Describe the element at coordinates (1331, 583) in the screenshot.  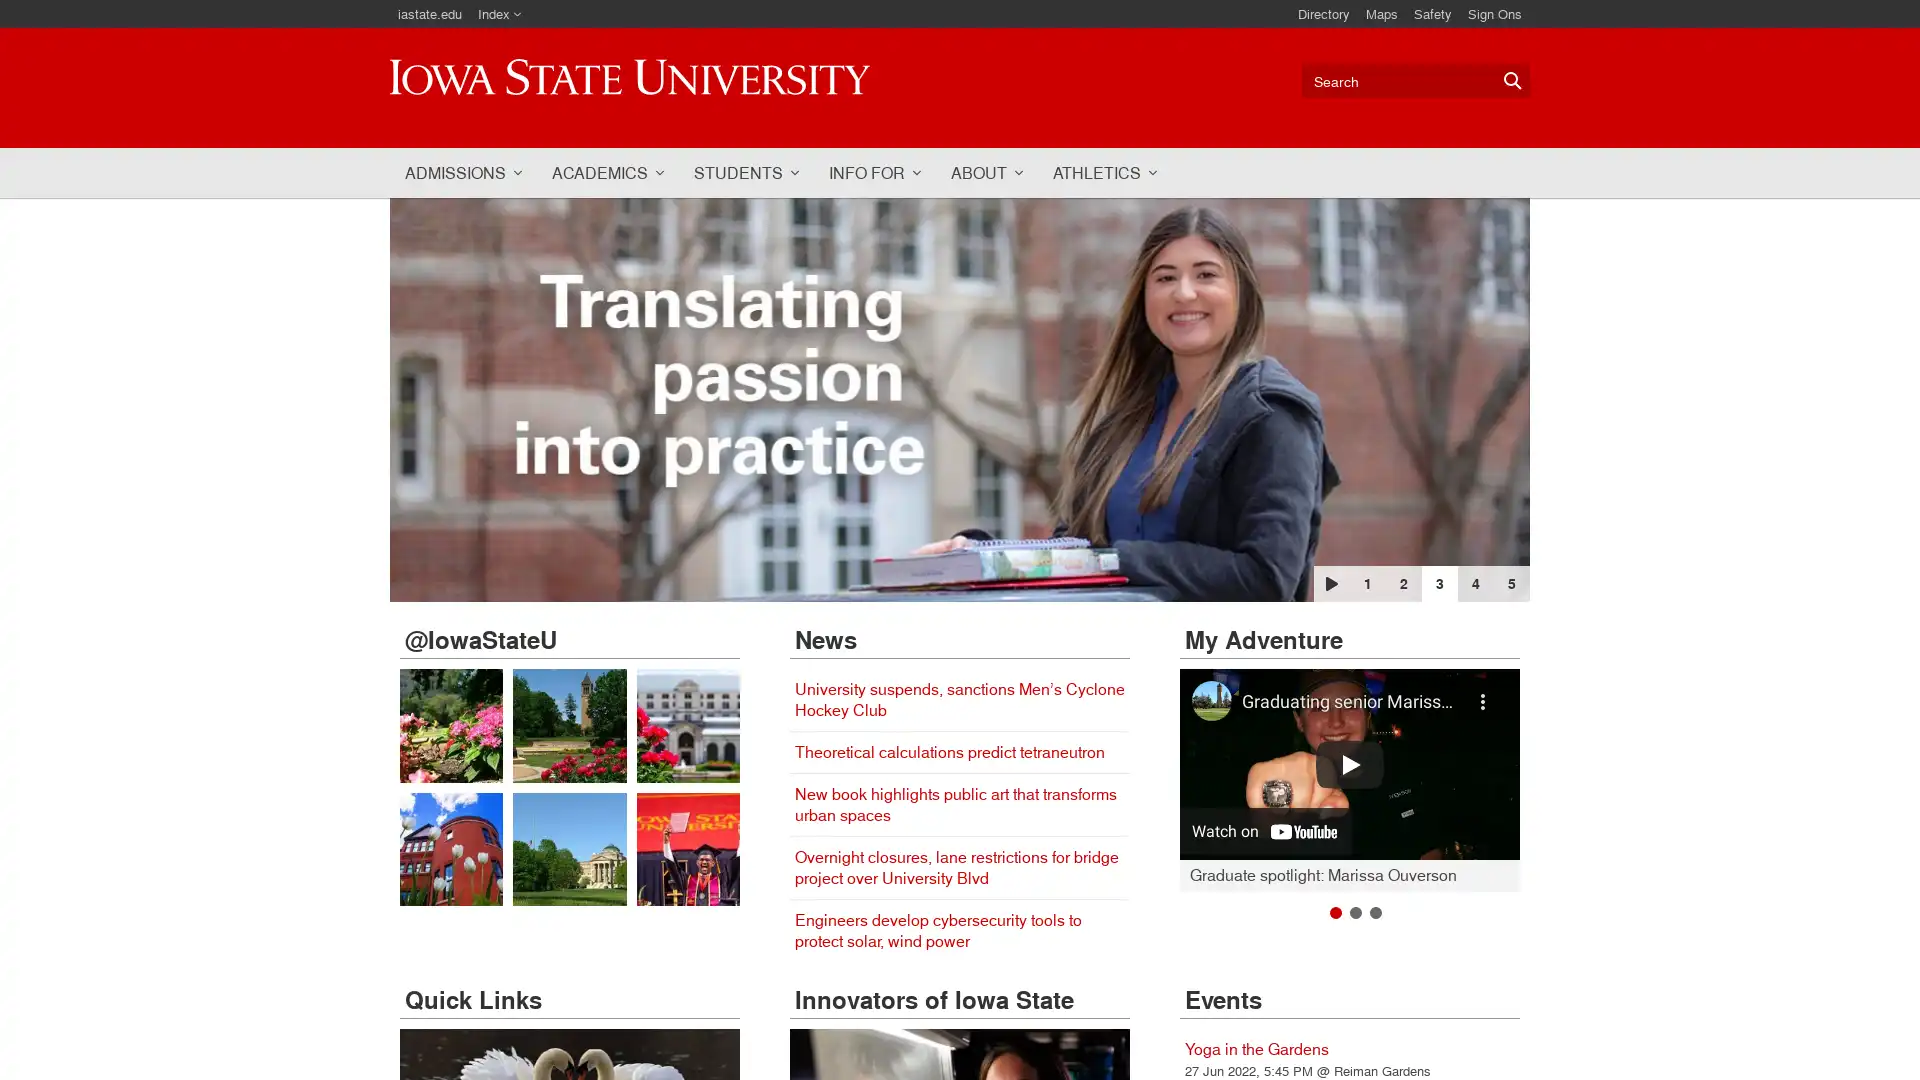
I see `Play Slideshow` at that location.